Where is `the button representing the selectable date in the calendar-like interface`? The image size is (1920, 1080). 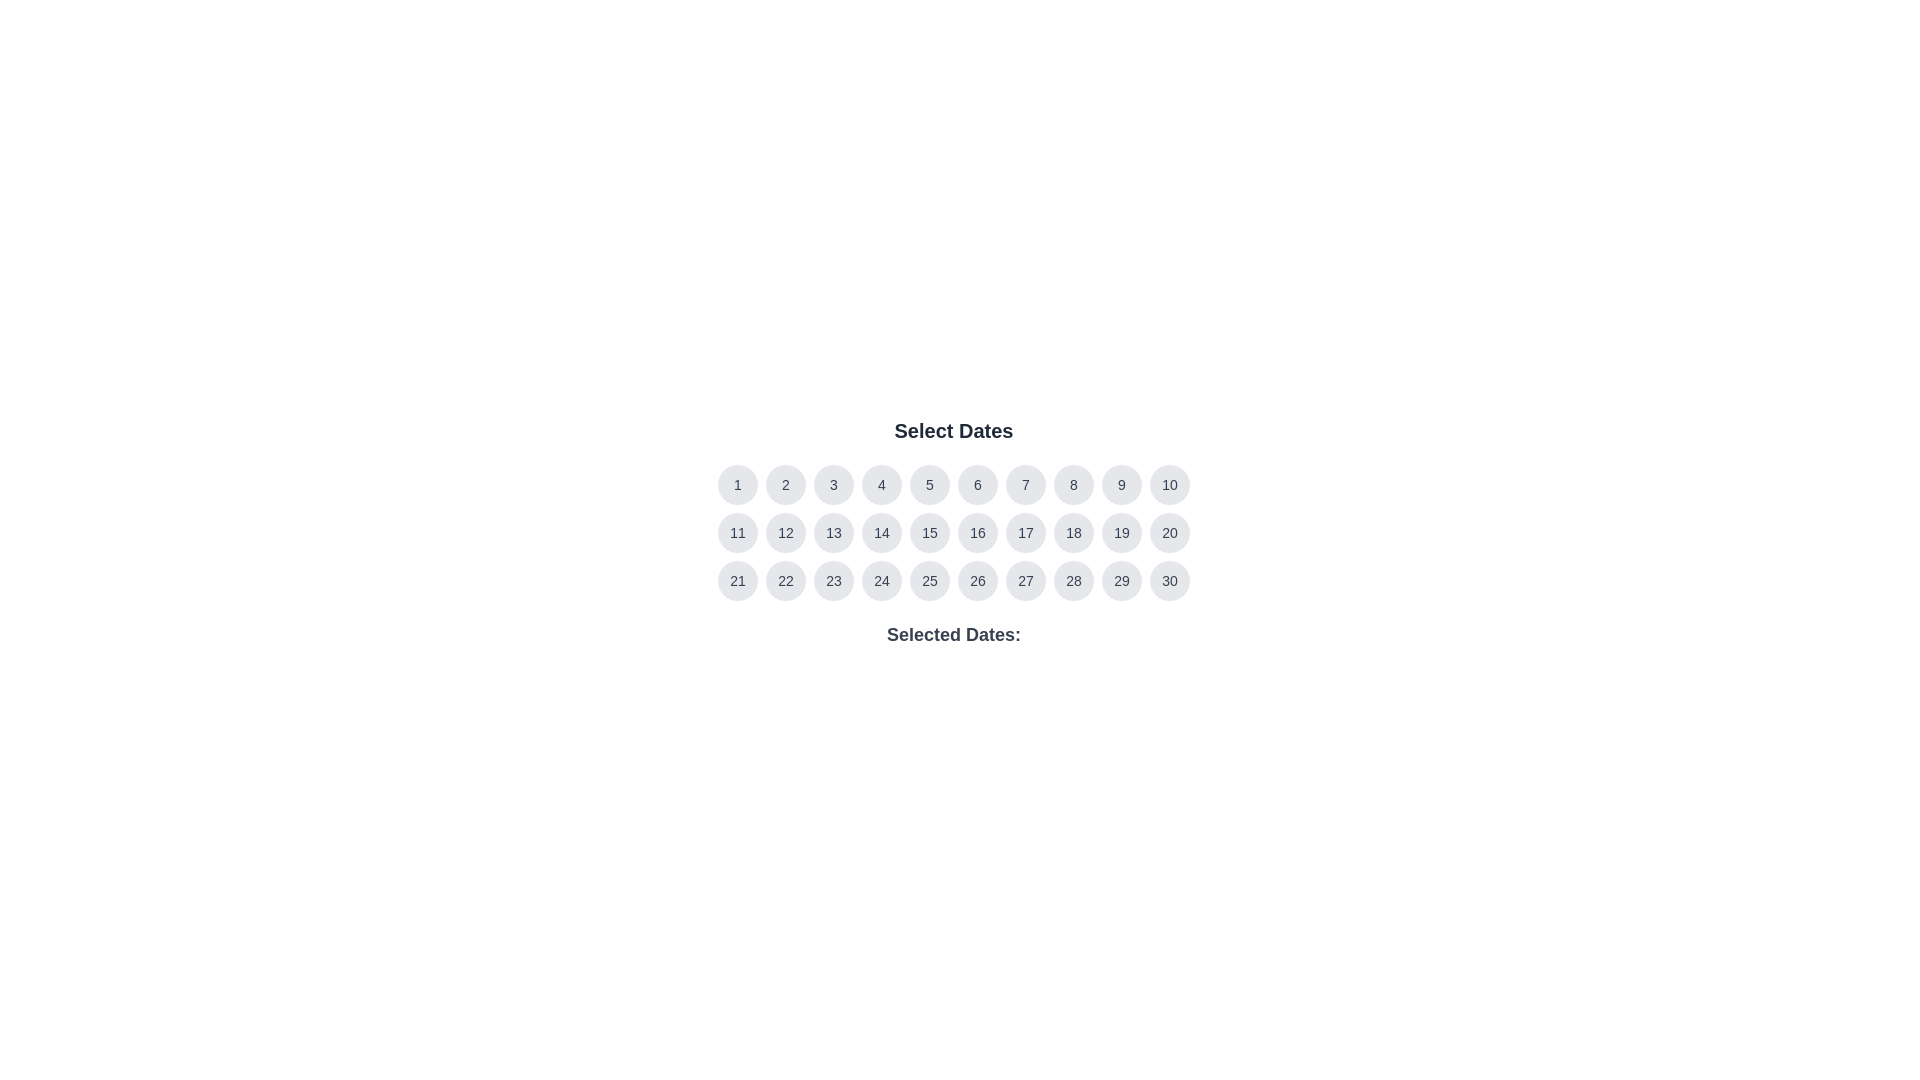
the button representing the selectable date in the calendar-like interface is located at coordinates (737, 531).